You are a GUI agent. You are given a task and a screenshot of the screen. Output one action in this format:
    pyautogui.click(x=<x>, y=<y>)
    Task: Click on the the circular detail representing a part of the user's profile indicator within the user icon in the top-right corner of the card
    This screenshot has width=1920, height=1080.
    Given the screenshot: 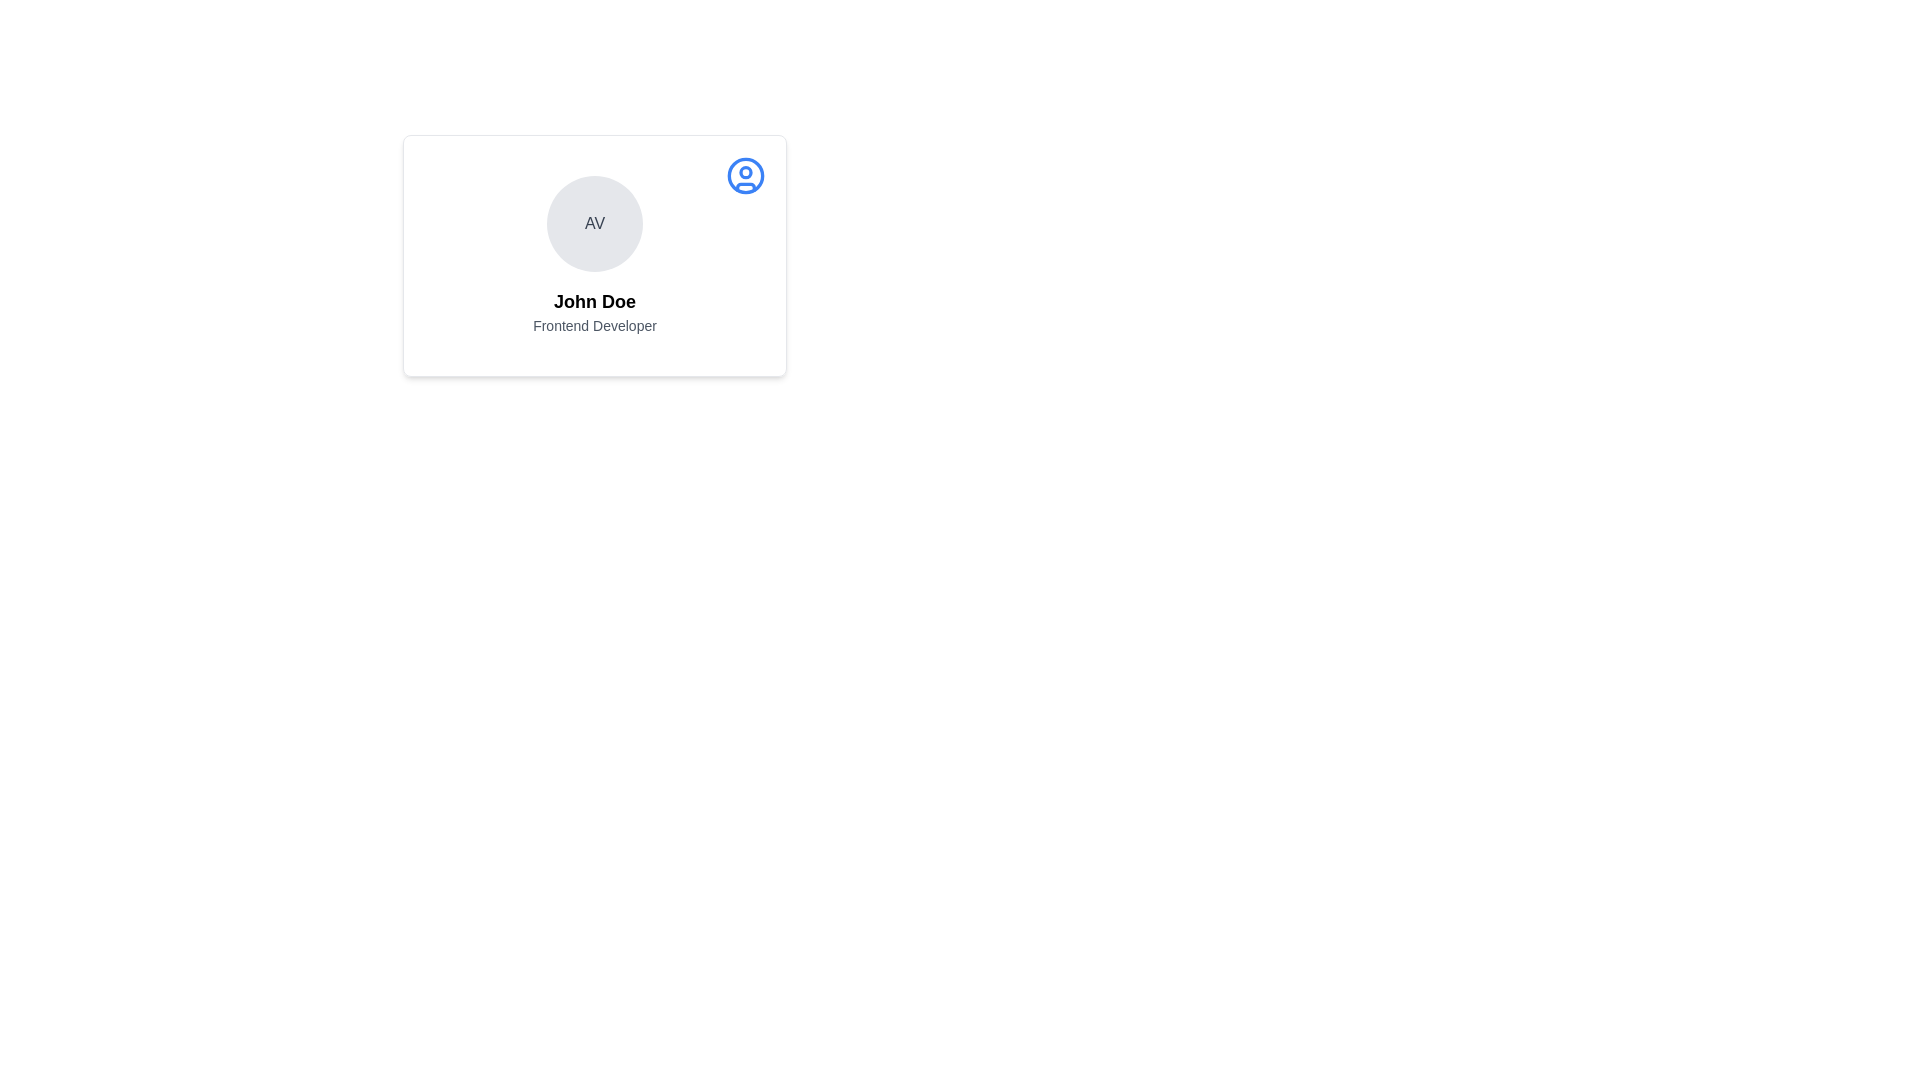 What is the action you would take?
    pyautogui.click(x=744, y=171)
    